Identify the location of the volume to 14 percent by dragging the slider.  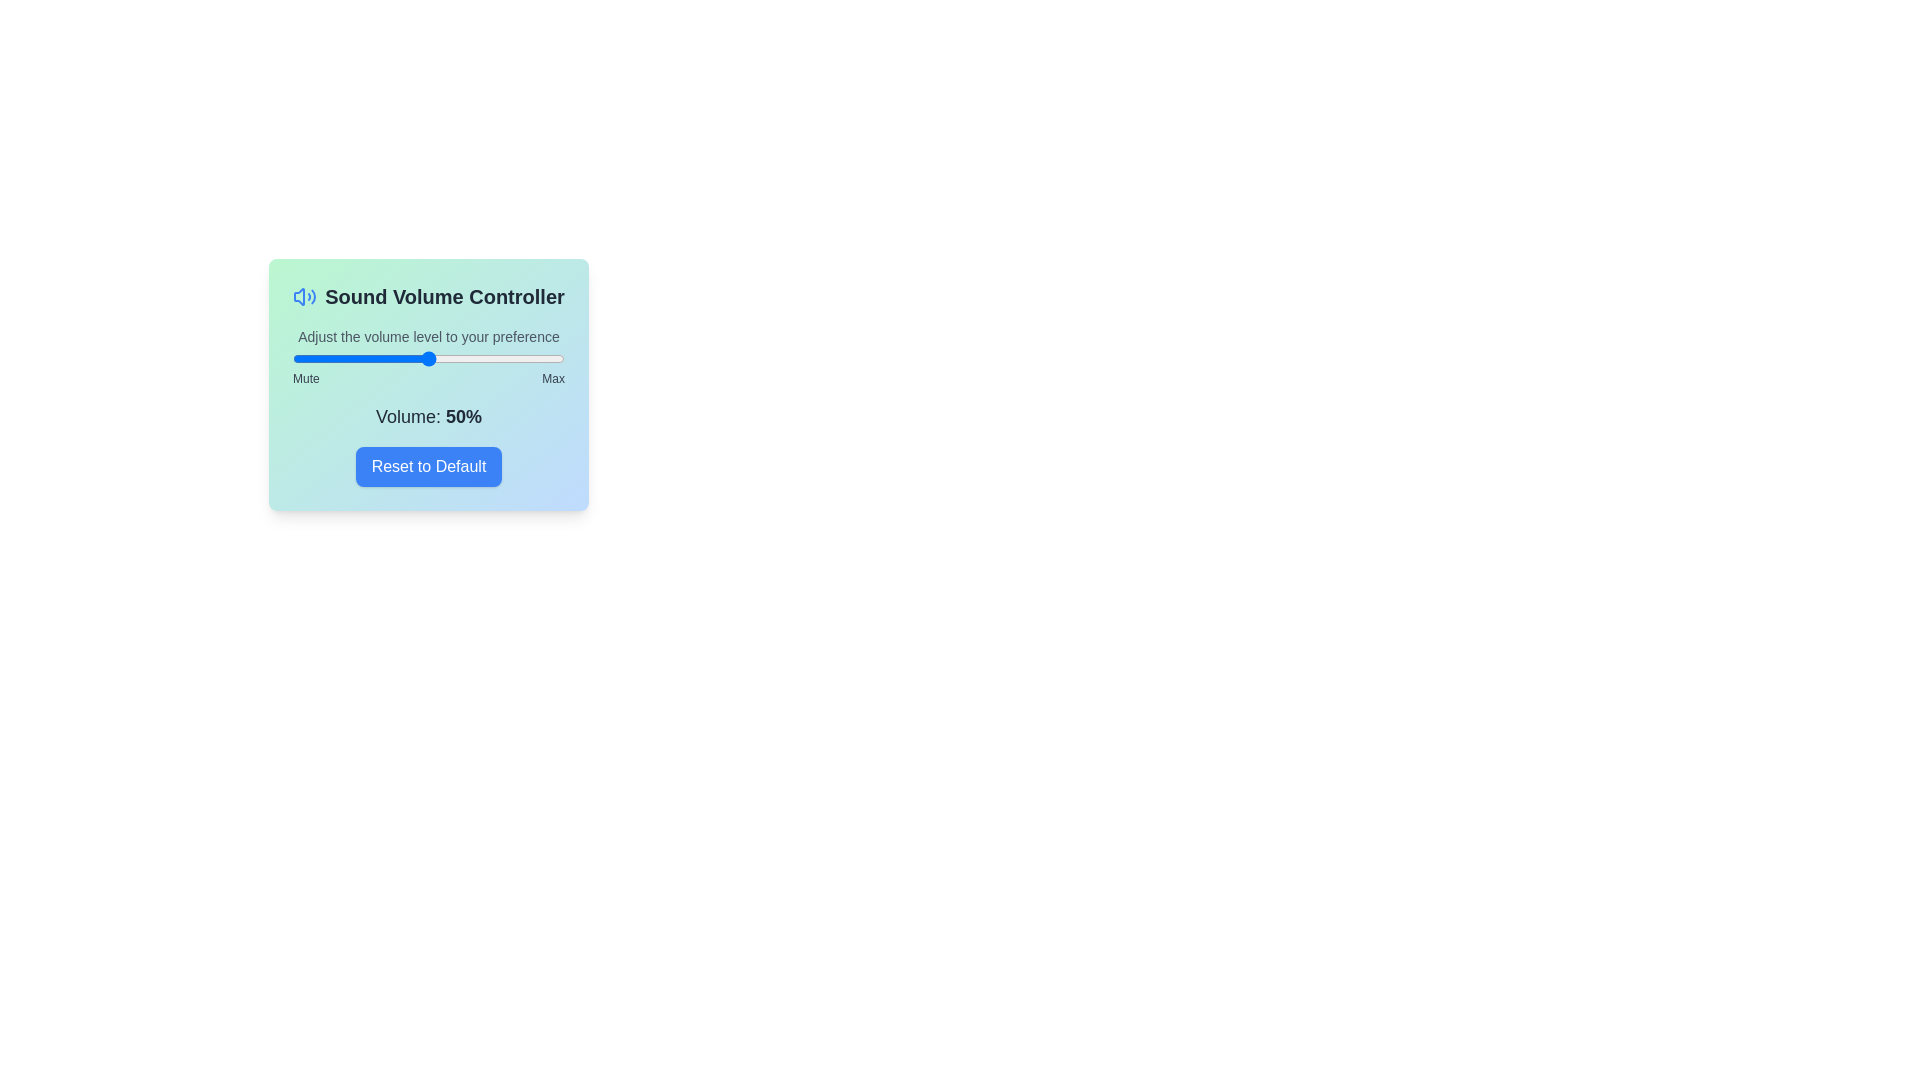
(331, 357).